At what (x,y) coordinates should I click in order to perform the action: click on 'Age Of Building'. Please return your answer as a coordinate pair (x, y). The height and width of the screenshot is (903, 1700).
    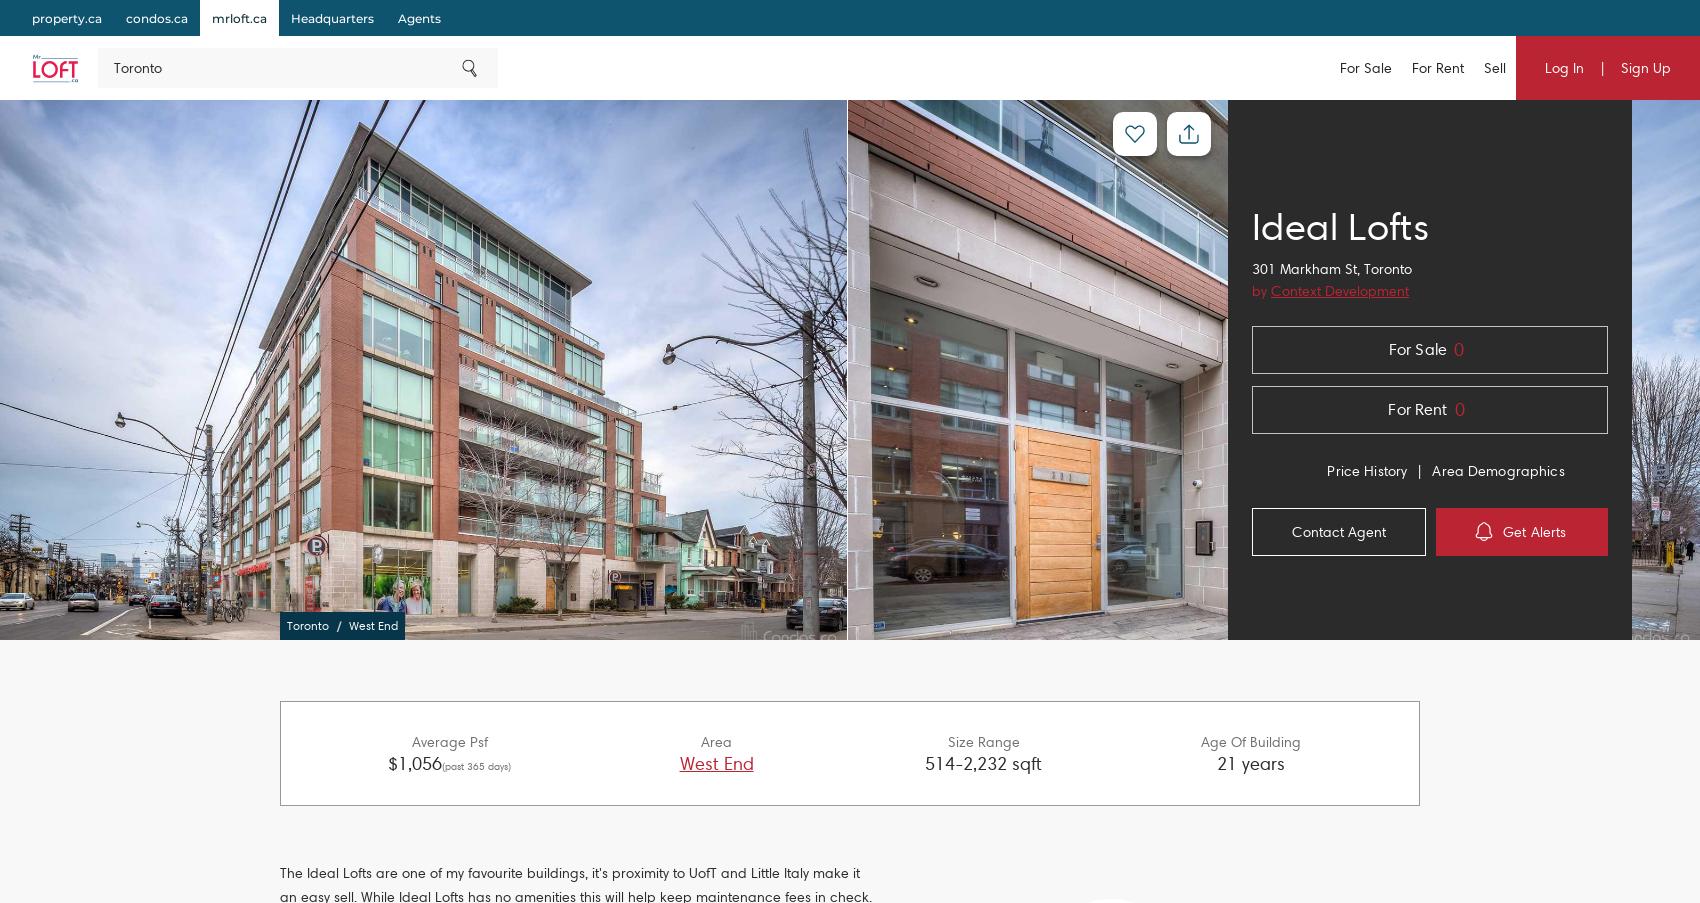
    Looking at the image, I should click on (1199, 741).